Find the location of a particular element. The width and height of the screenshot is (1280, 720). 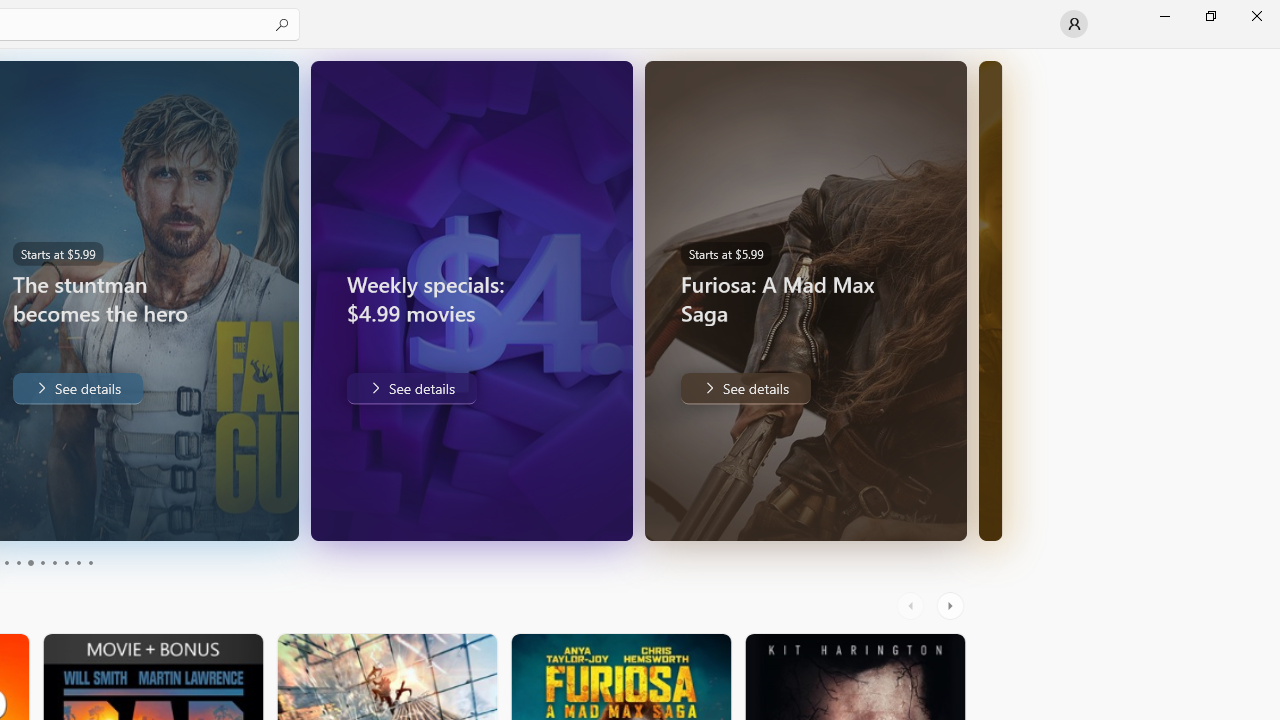

'Restore Microsoft Store' is located at coordinates (1209, 15).